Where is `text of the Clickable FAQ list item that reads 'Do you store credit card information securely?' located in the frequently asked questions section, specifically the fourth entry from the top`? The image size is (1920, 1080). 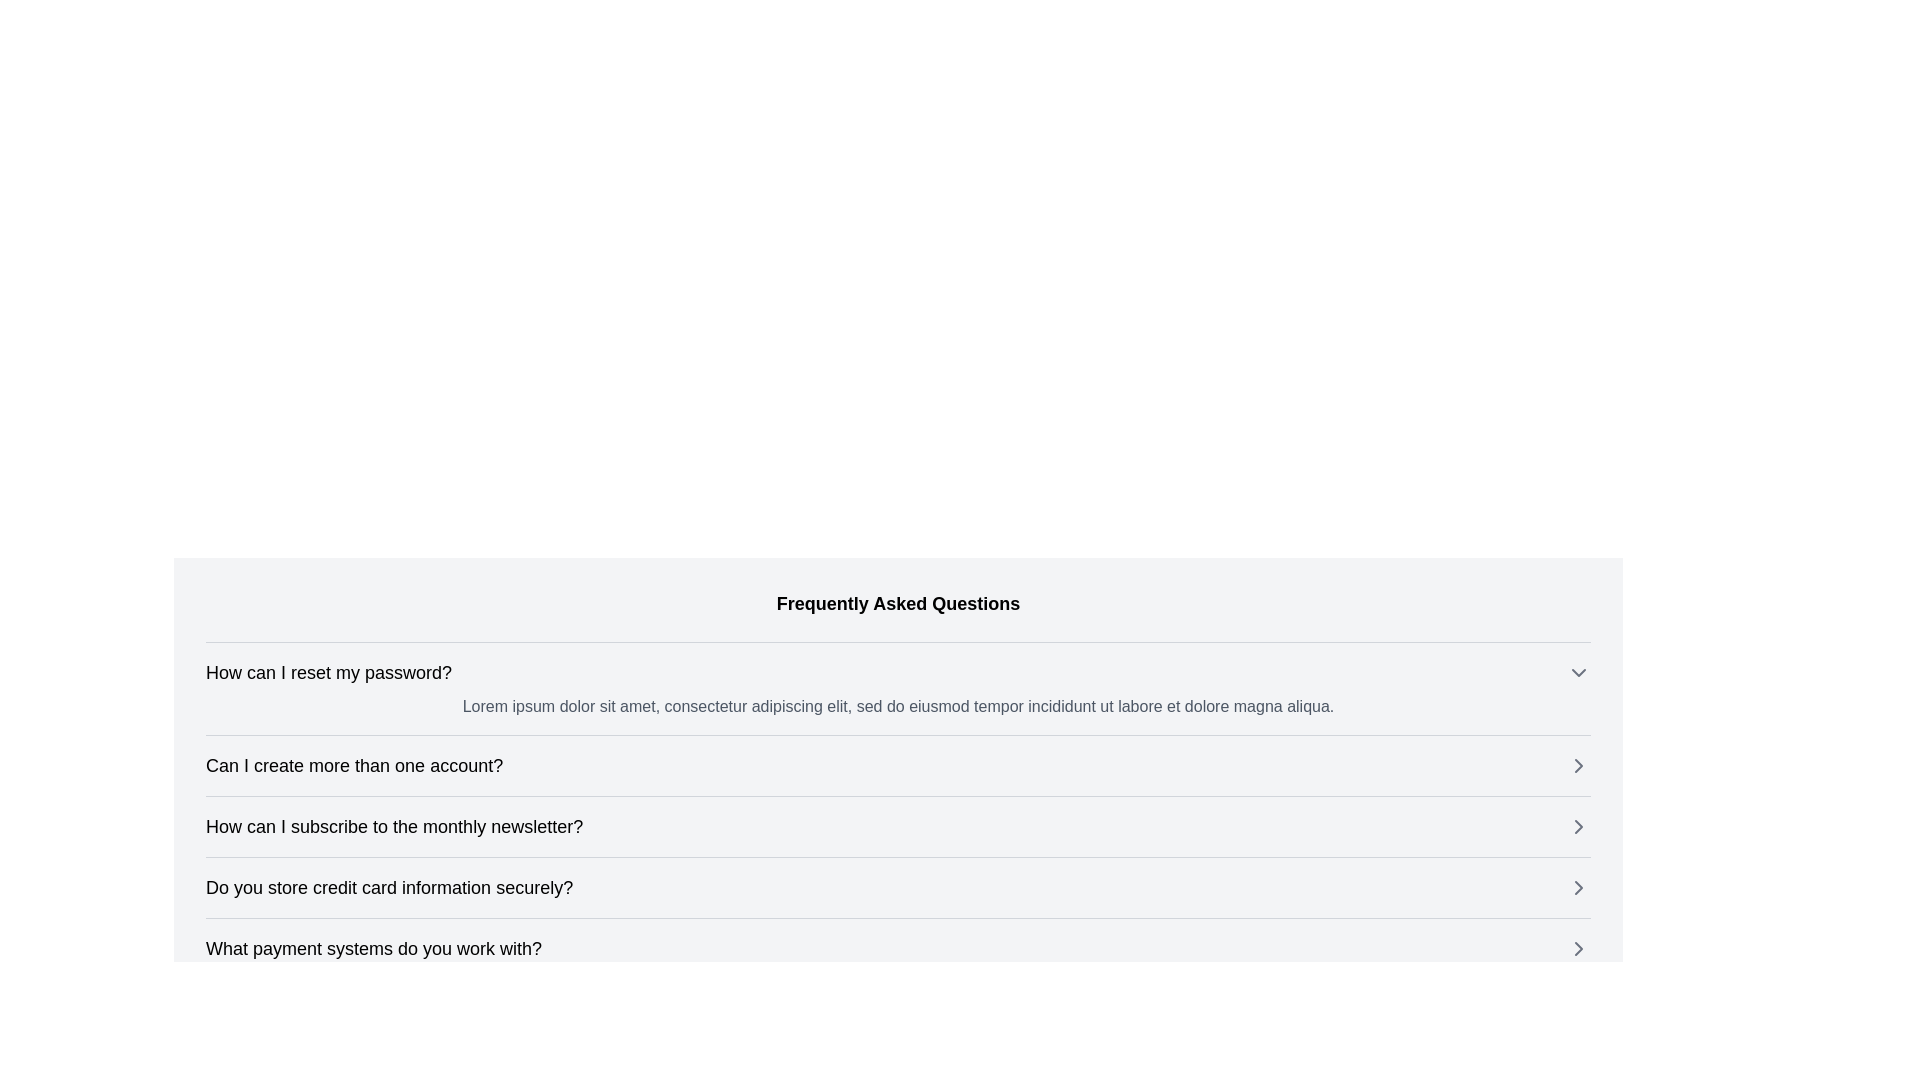 text of the Clickable FAQ list item that reads 'Do you store credit card information securely?' located in the frequently asked questions section, specifically the fourth entry from the top is located at coordinates (897, 886).